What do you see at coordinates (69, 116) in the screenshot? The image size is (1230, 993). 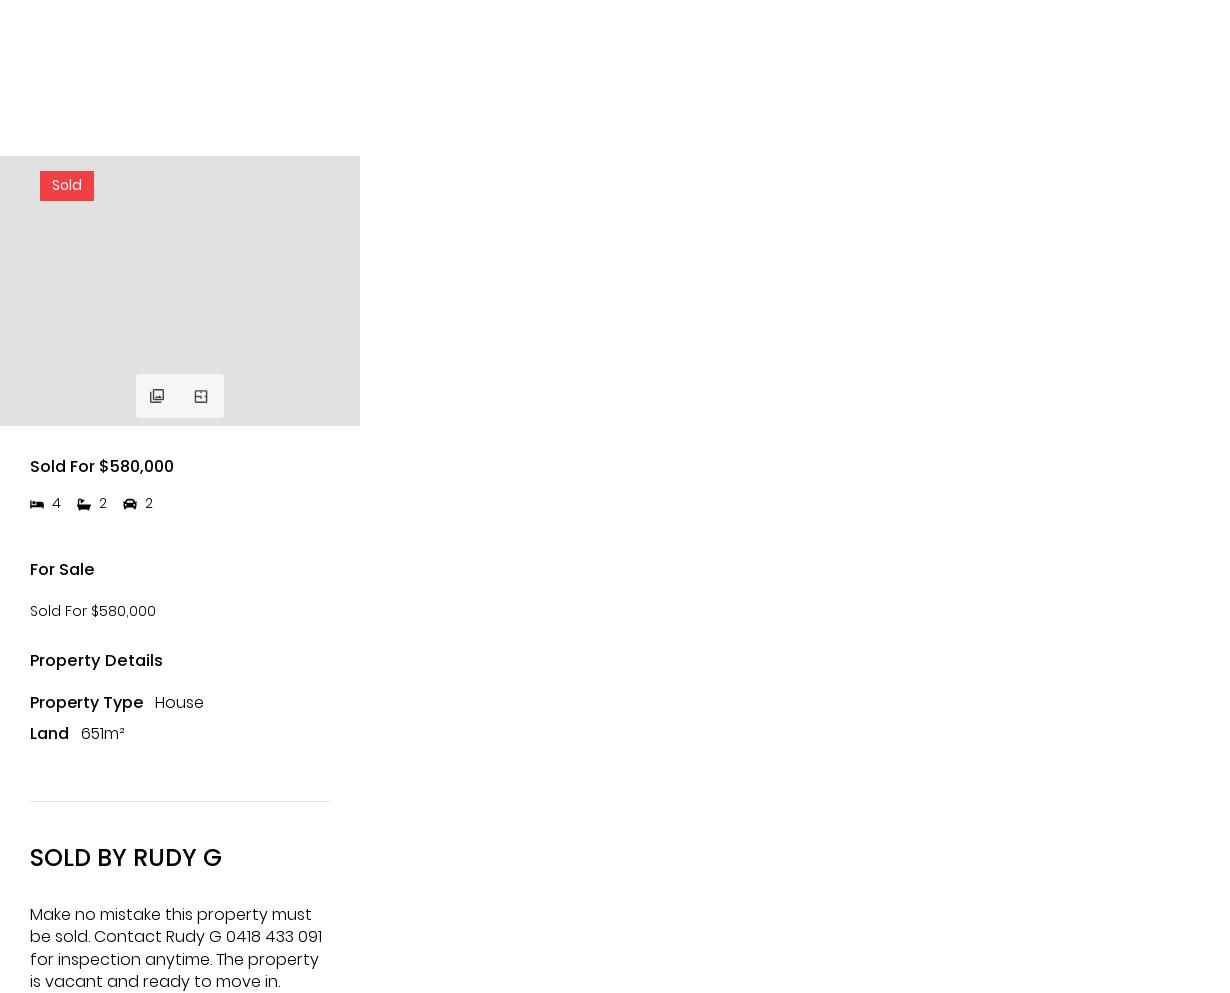 I see `'LJ Hooker Coolangatta | Tweed'` at bounding box center [69, 116].